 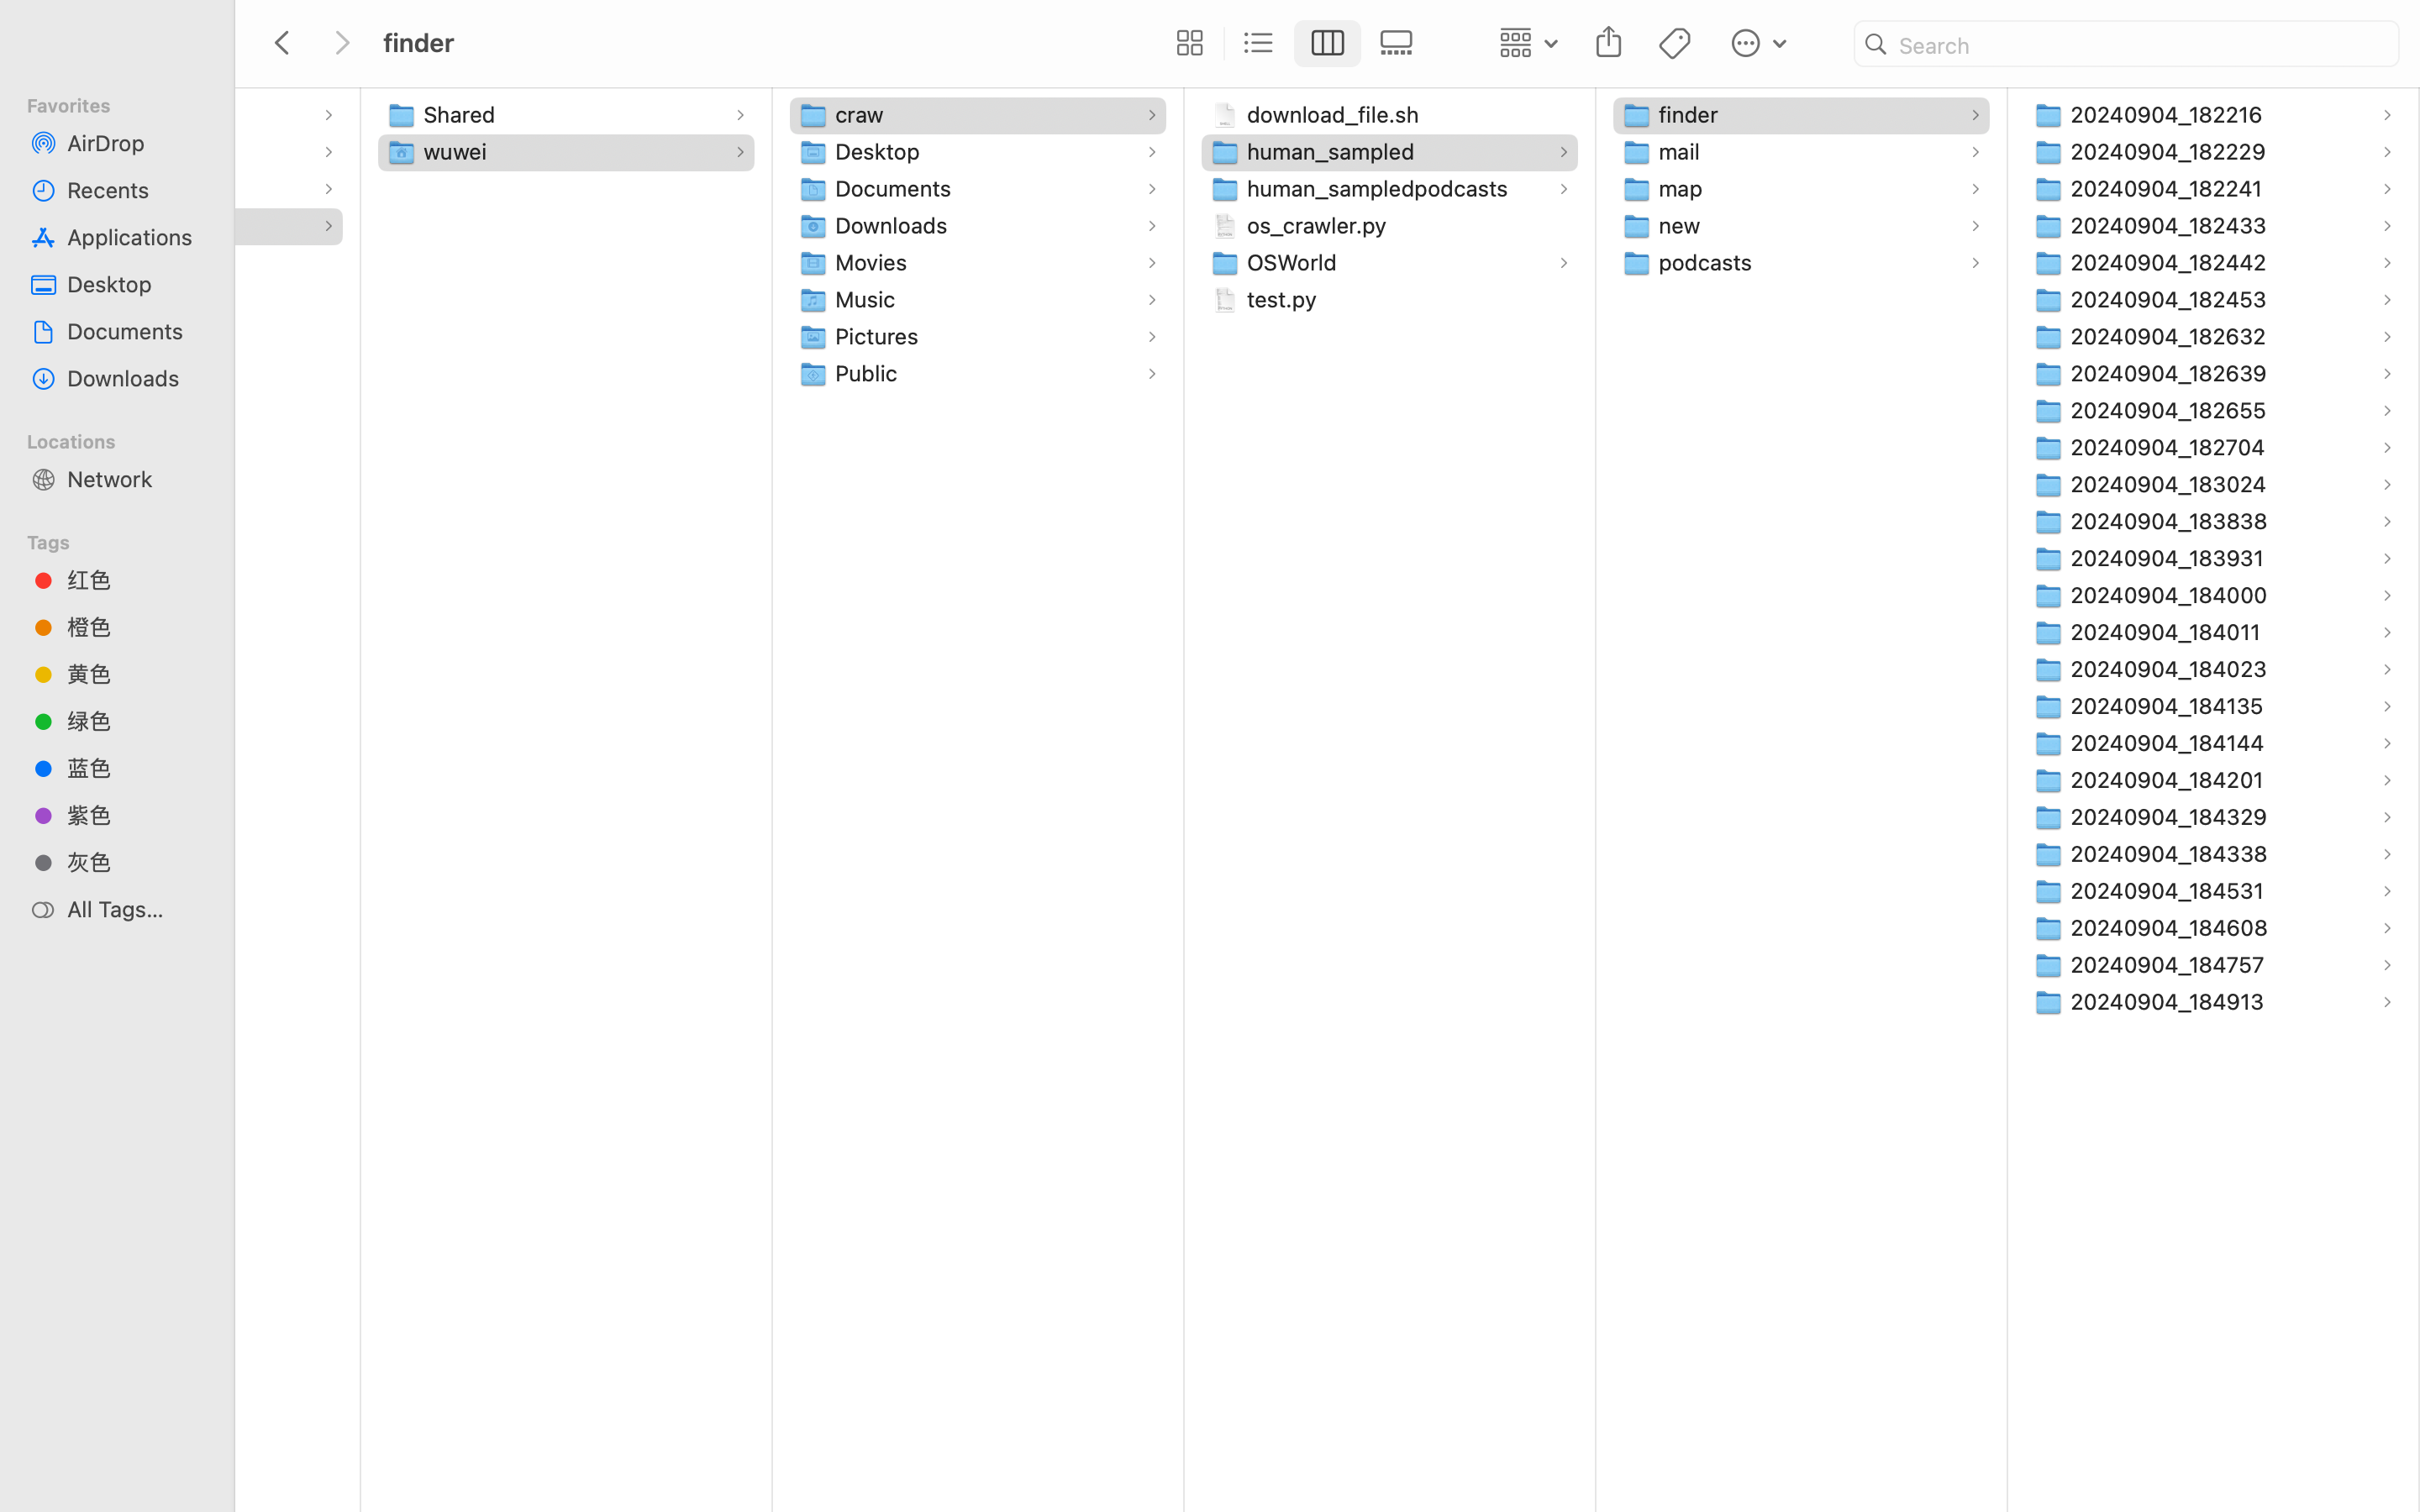 What do you see at coordinates (459, 150) in the screenshot?
I see `'wuwei'` at bounding box center [459, 150].